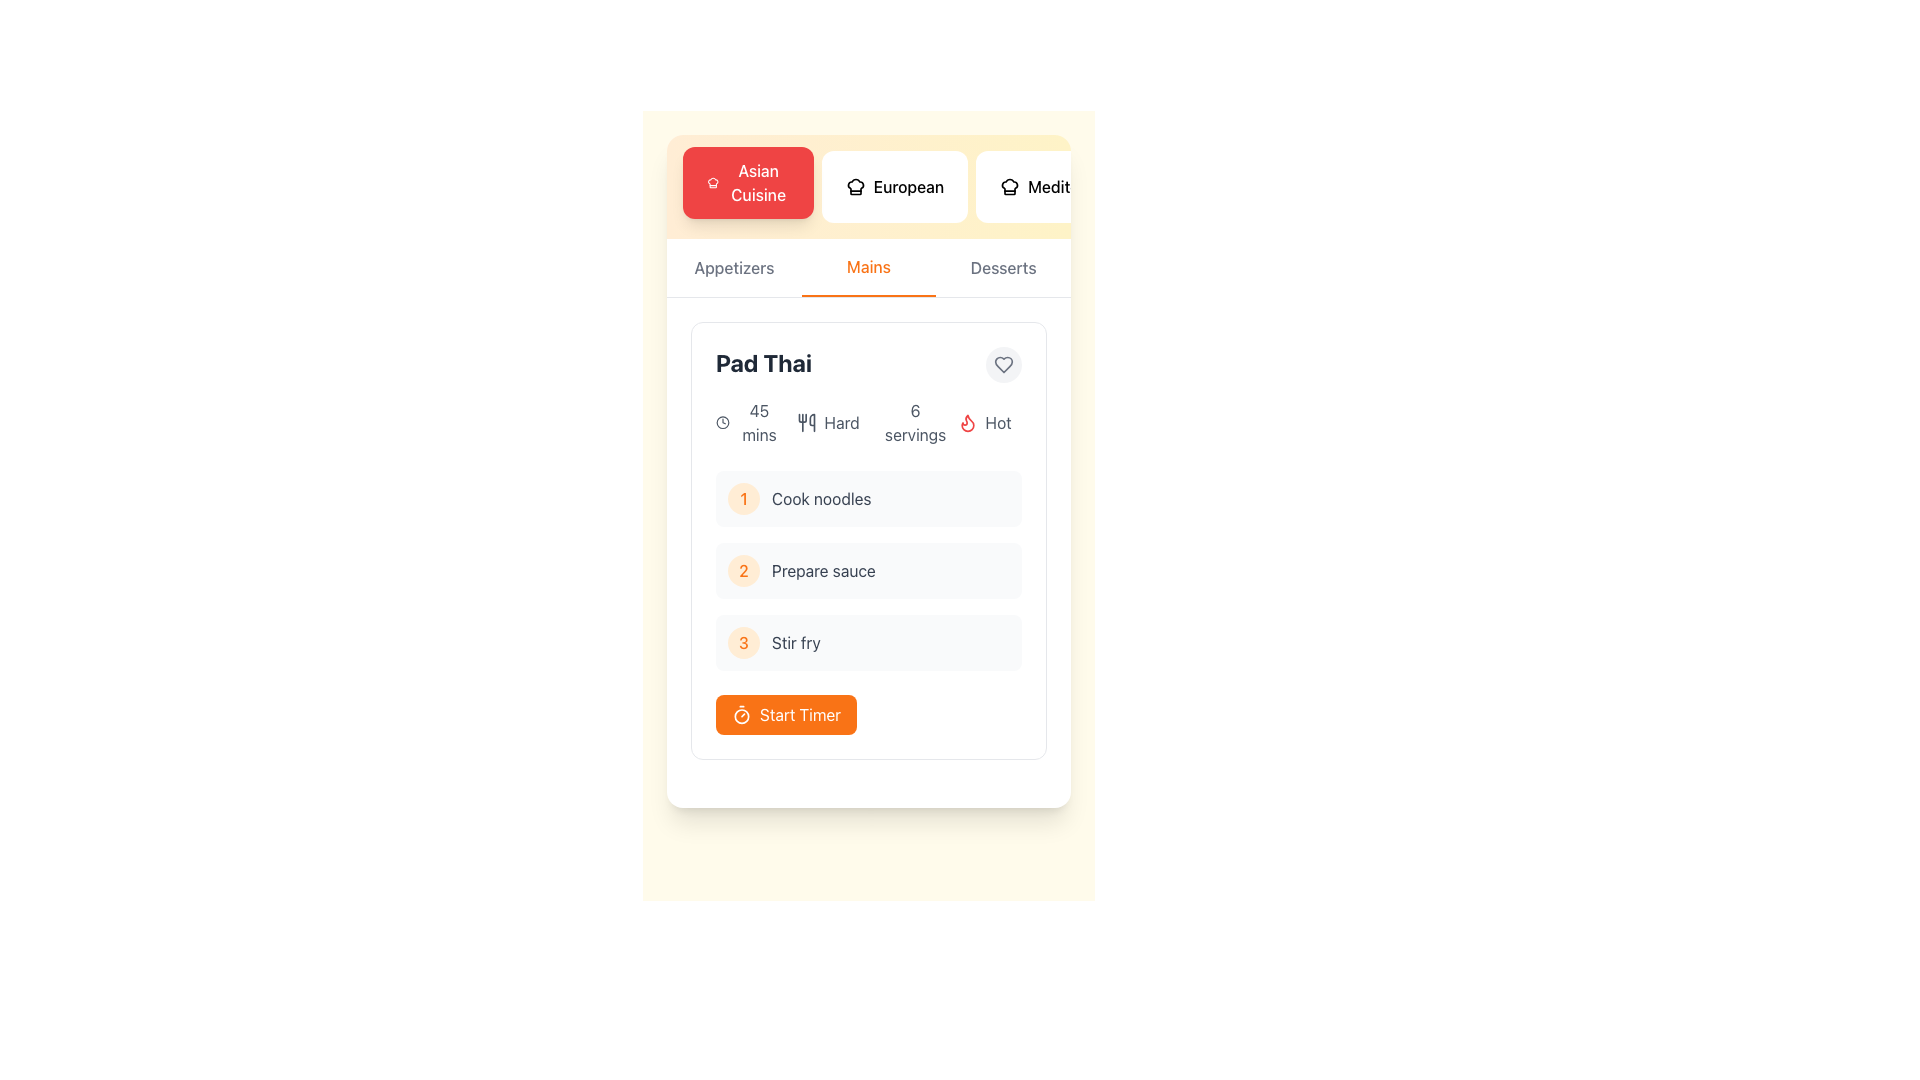 This screenshot has width=1920, height=1080. Describe the element at coordinates (907, 186) in the screenshot. I see `the 'European' cuisine text label` at that location.